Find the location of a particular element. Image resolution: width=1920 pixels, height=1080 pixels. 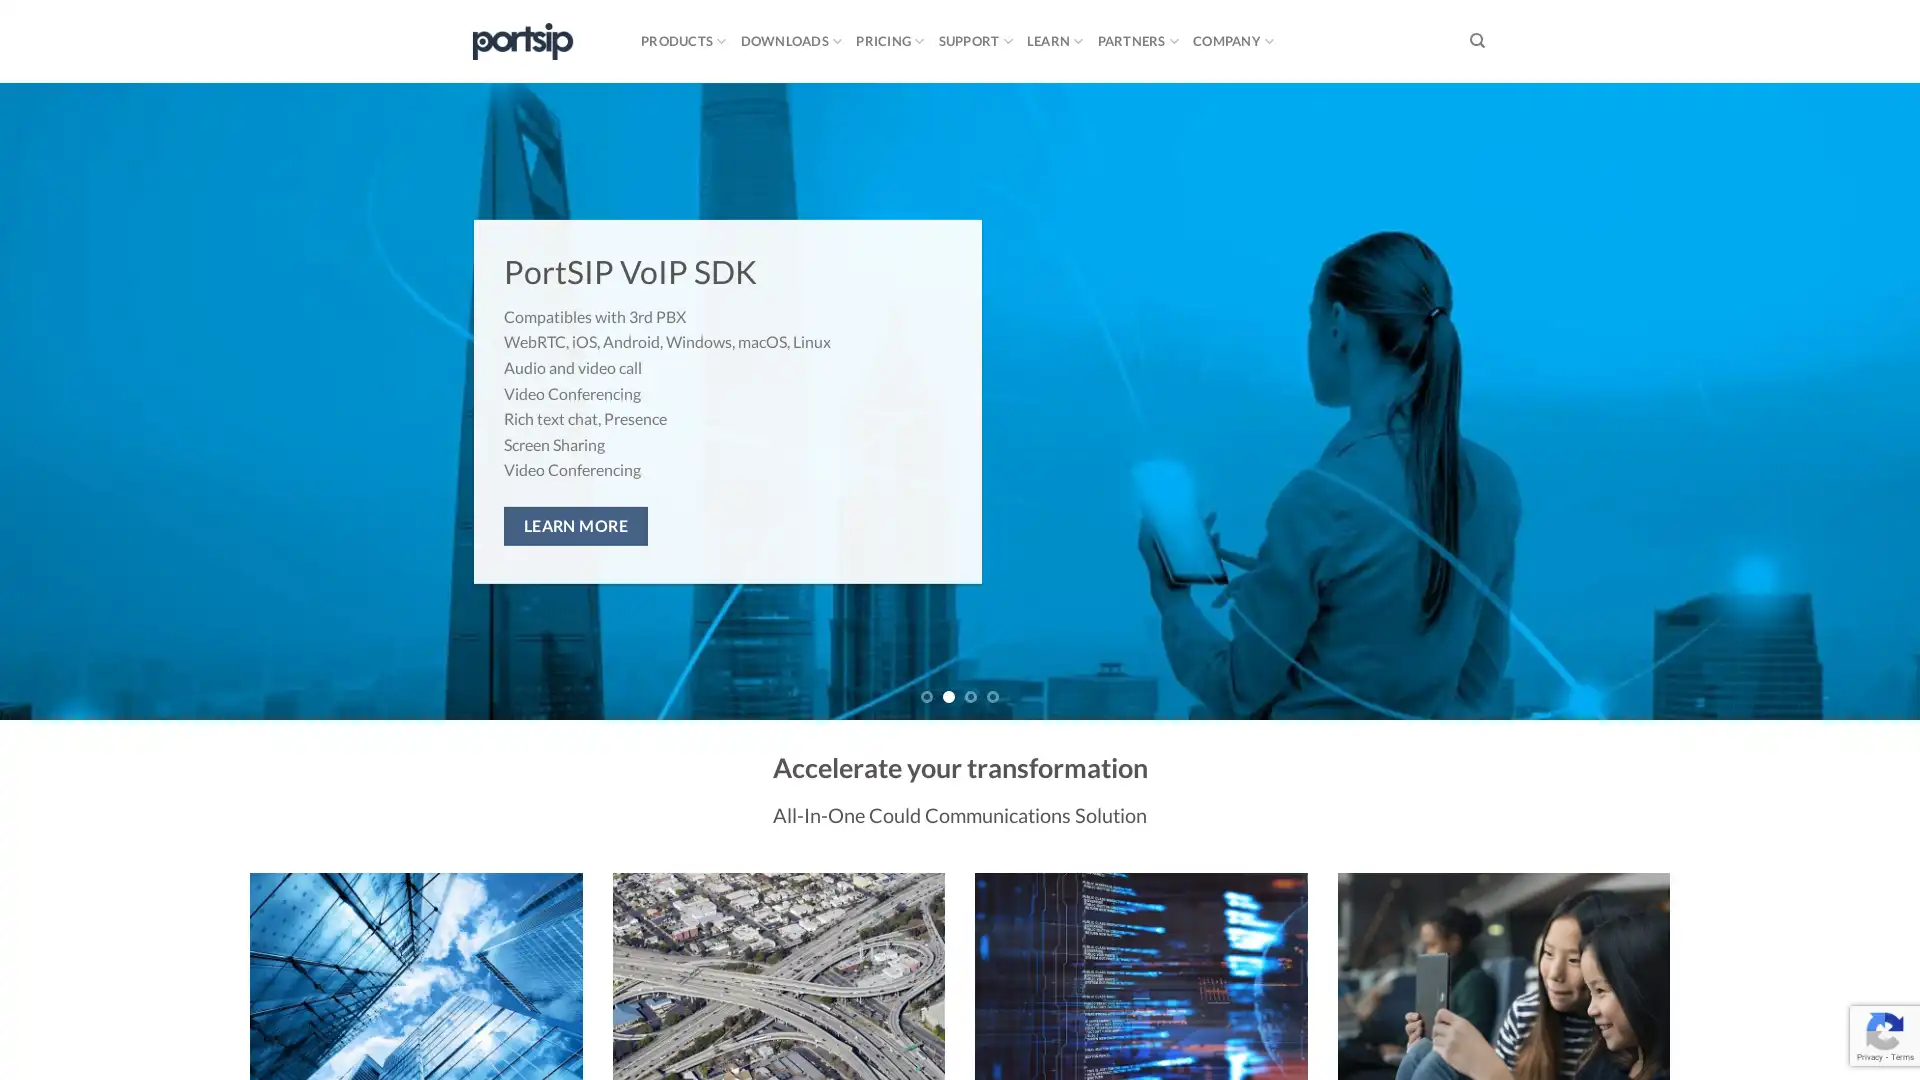

Next is located at coordinates (1855, 401).